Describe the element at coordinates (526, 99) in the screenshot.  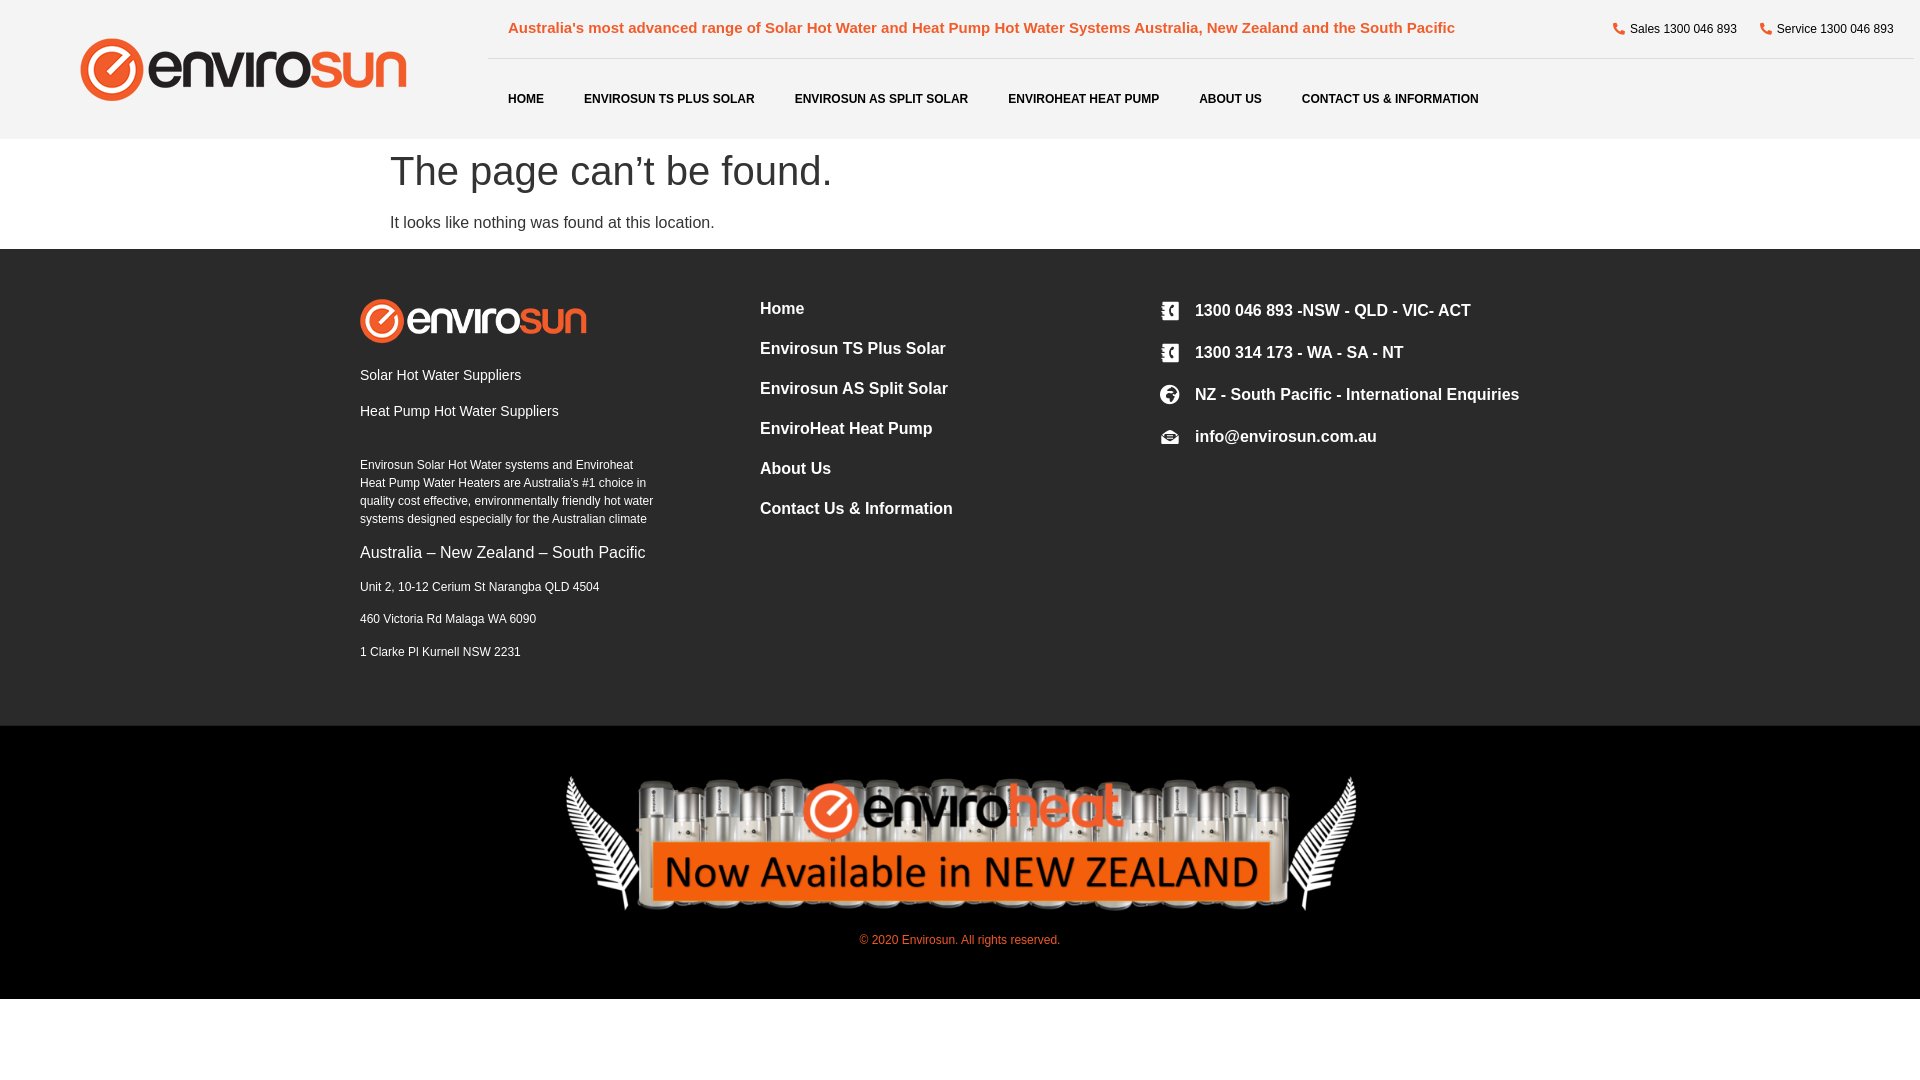
I see `'HOME'` at that location.